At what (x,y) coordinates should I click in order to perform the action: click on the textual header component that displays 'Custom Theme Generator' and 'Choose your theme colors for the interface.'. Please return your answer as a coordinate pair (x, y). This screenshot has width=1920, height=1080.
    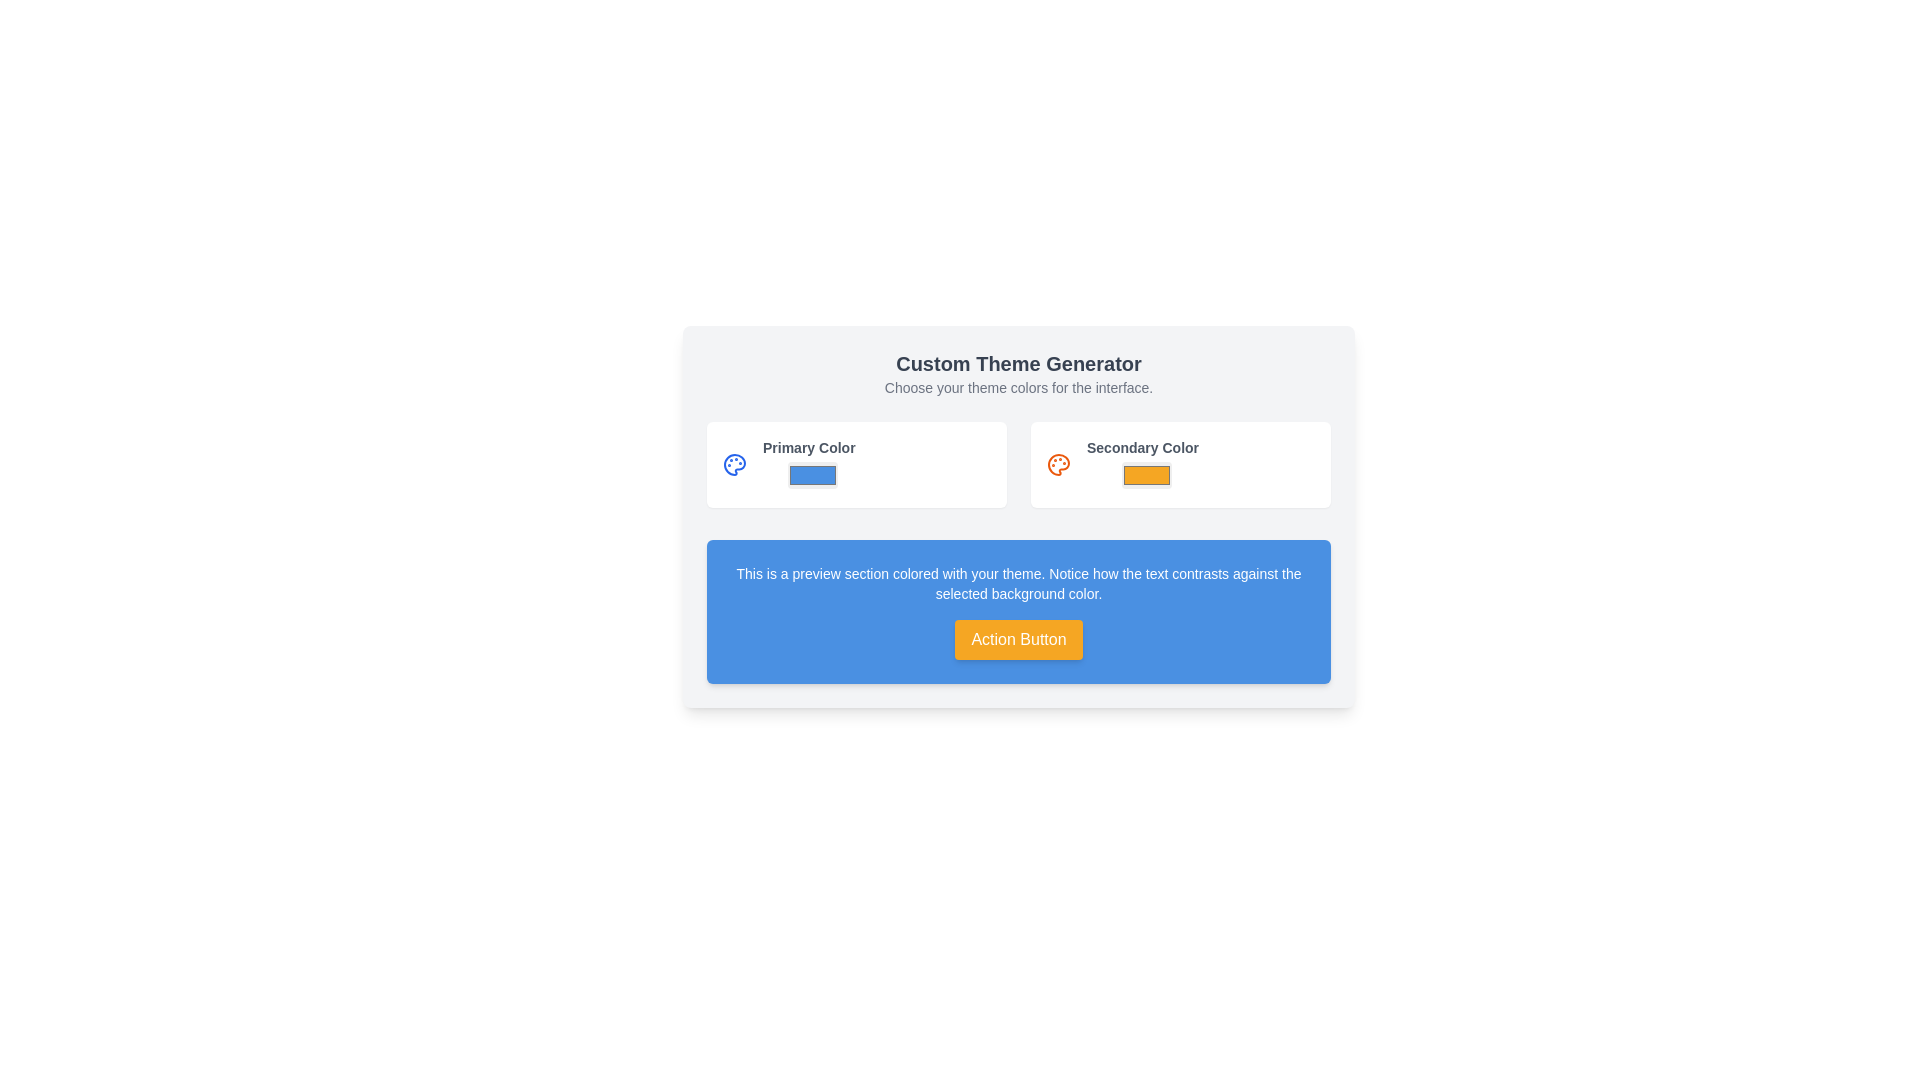
    Looking at the image, I should click on (1018, 374).